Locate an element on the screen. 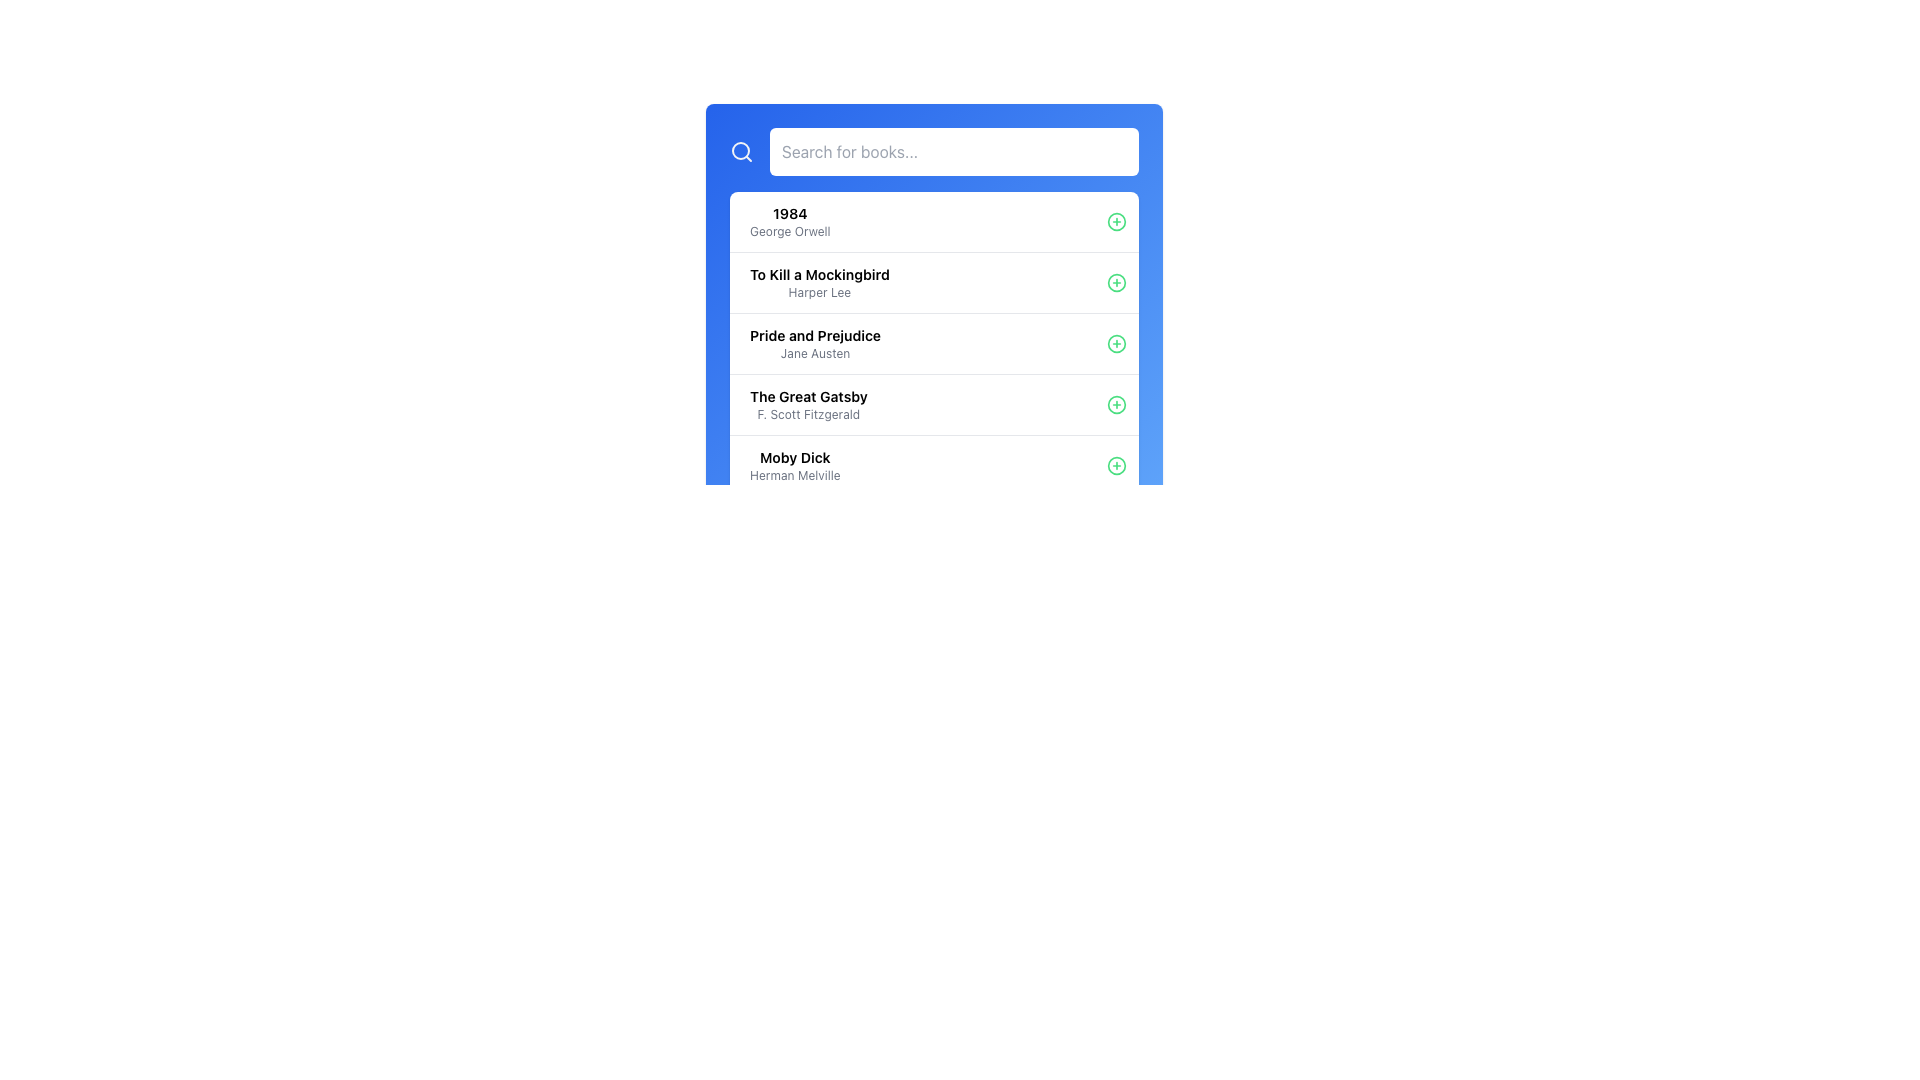  the text display list item for 'The Great Gatsby' by F. Scott Fitzgerald is located at coordinates (808, 405).